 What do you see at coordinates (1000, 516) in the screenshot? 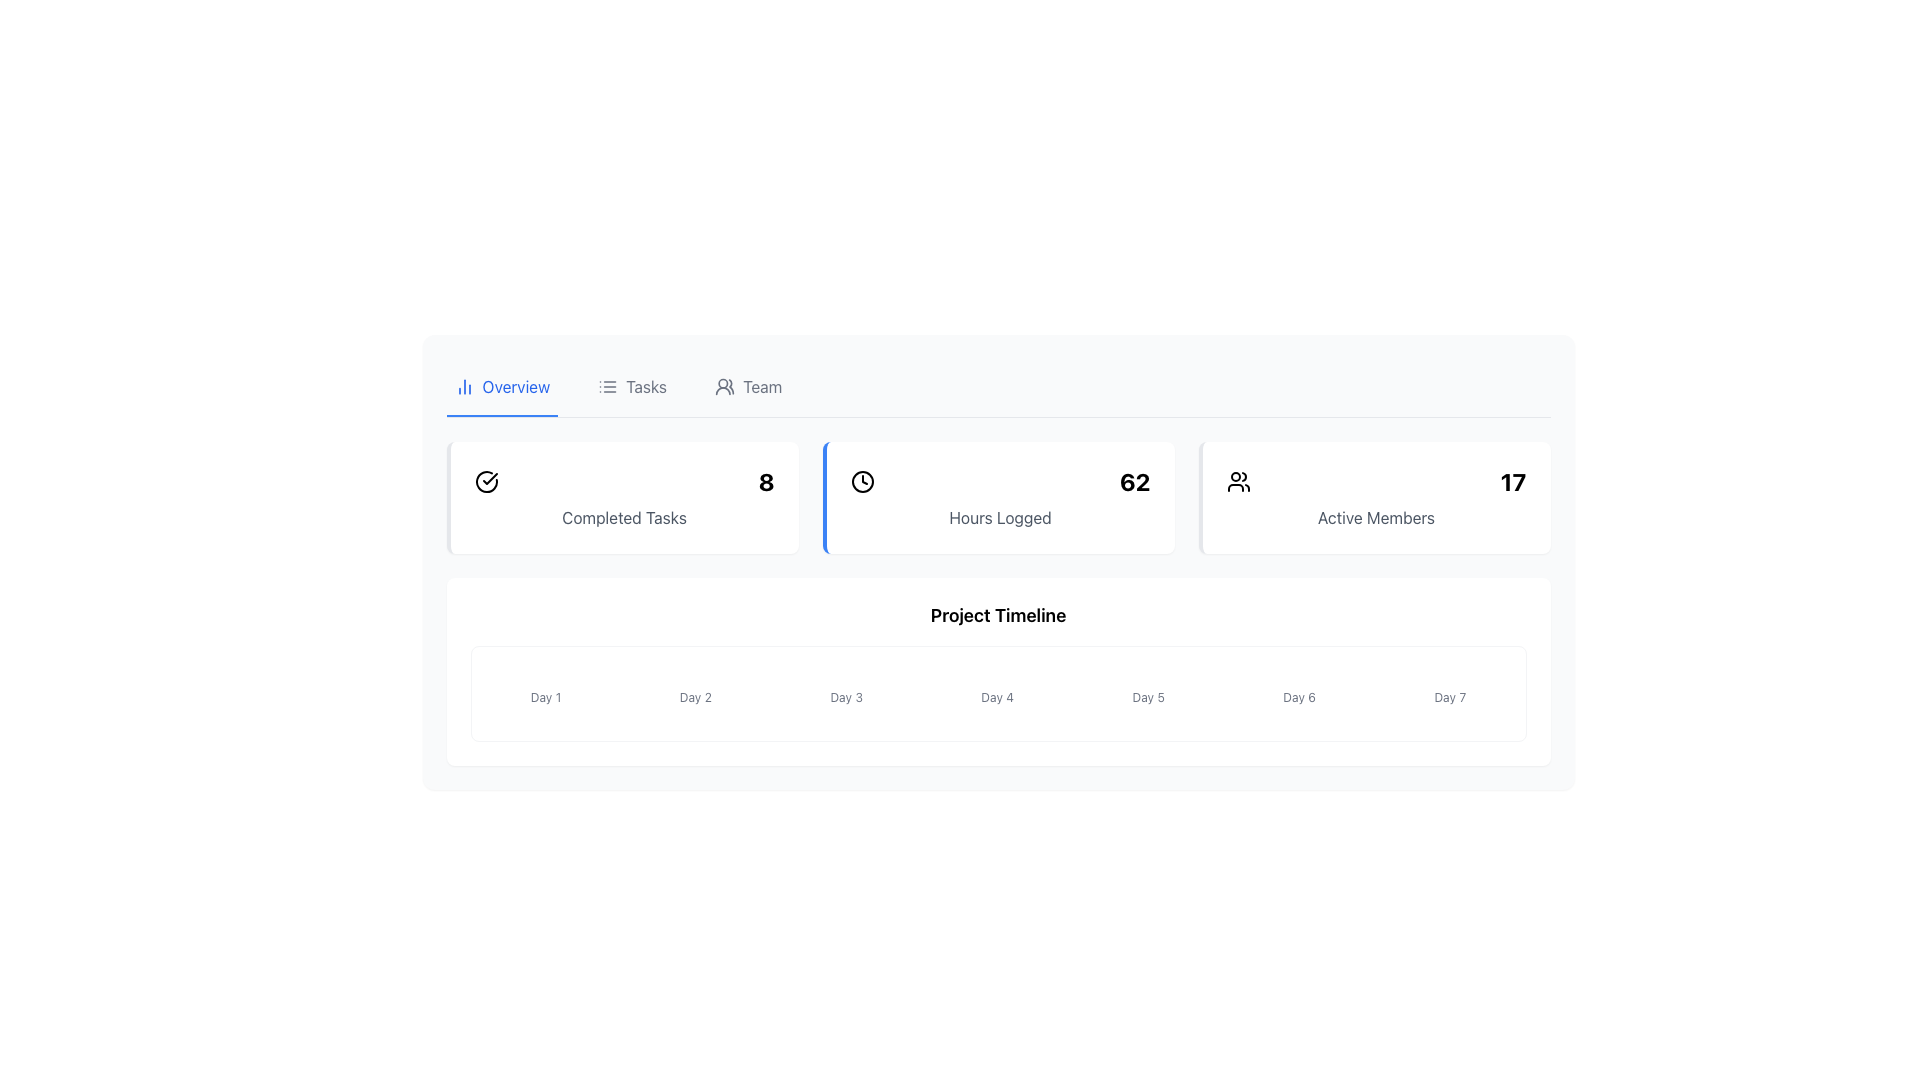
I see `the 'Hours Logged' text label displayed in gray font, which is part of a white background card that contains the bold number '62' and a clock icon, located as the second card from the left in a row of three cards` at bounding box center [1000, 516].